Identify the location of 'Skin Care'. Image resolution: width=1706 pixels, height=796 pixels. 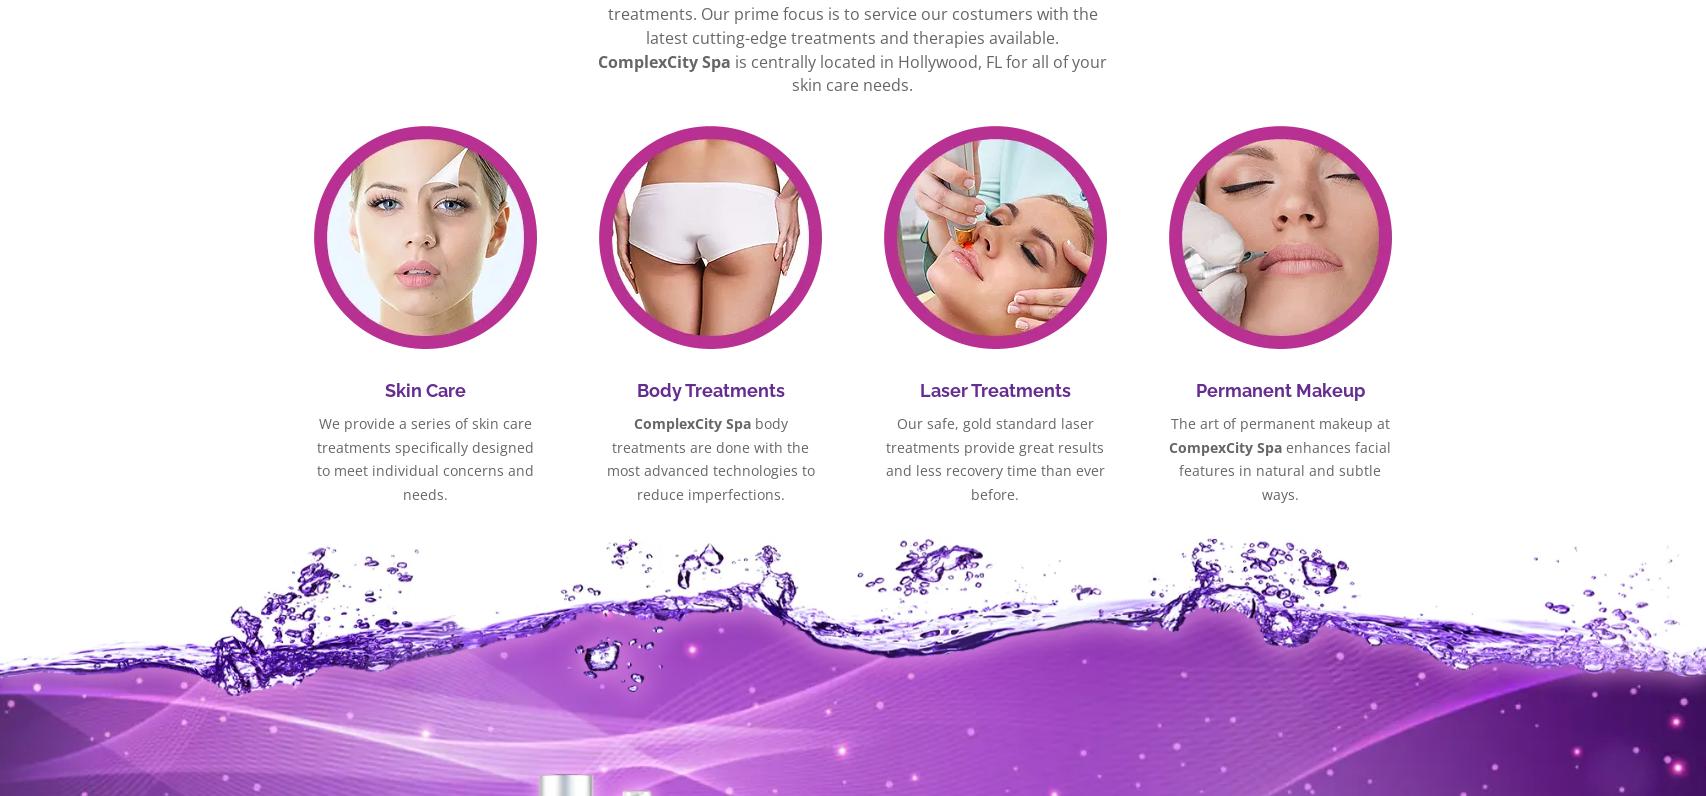
(425, 390).